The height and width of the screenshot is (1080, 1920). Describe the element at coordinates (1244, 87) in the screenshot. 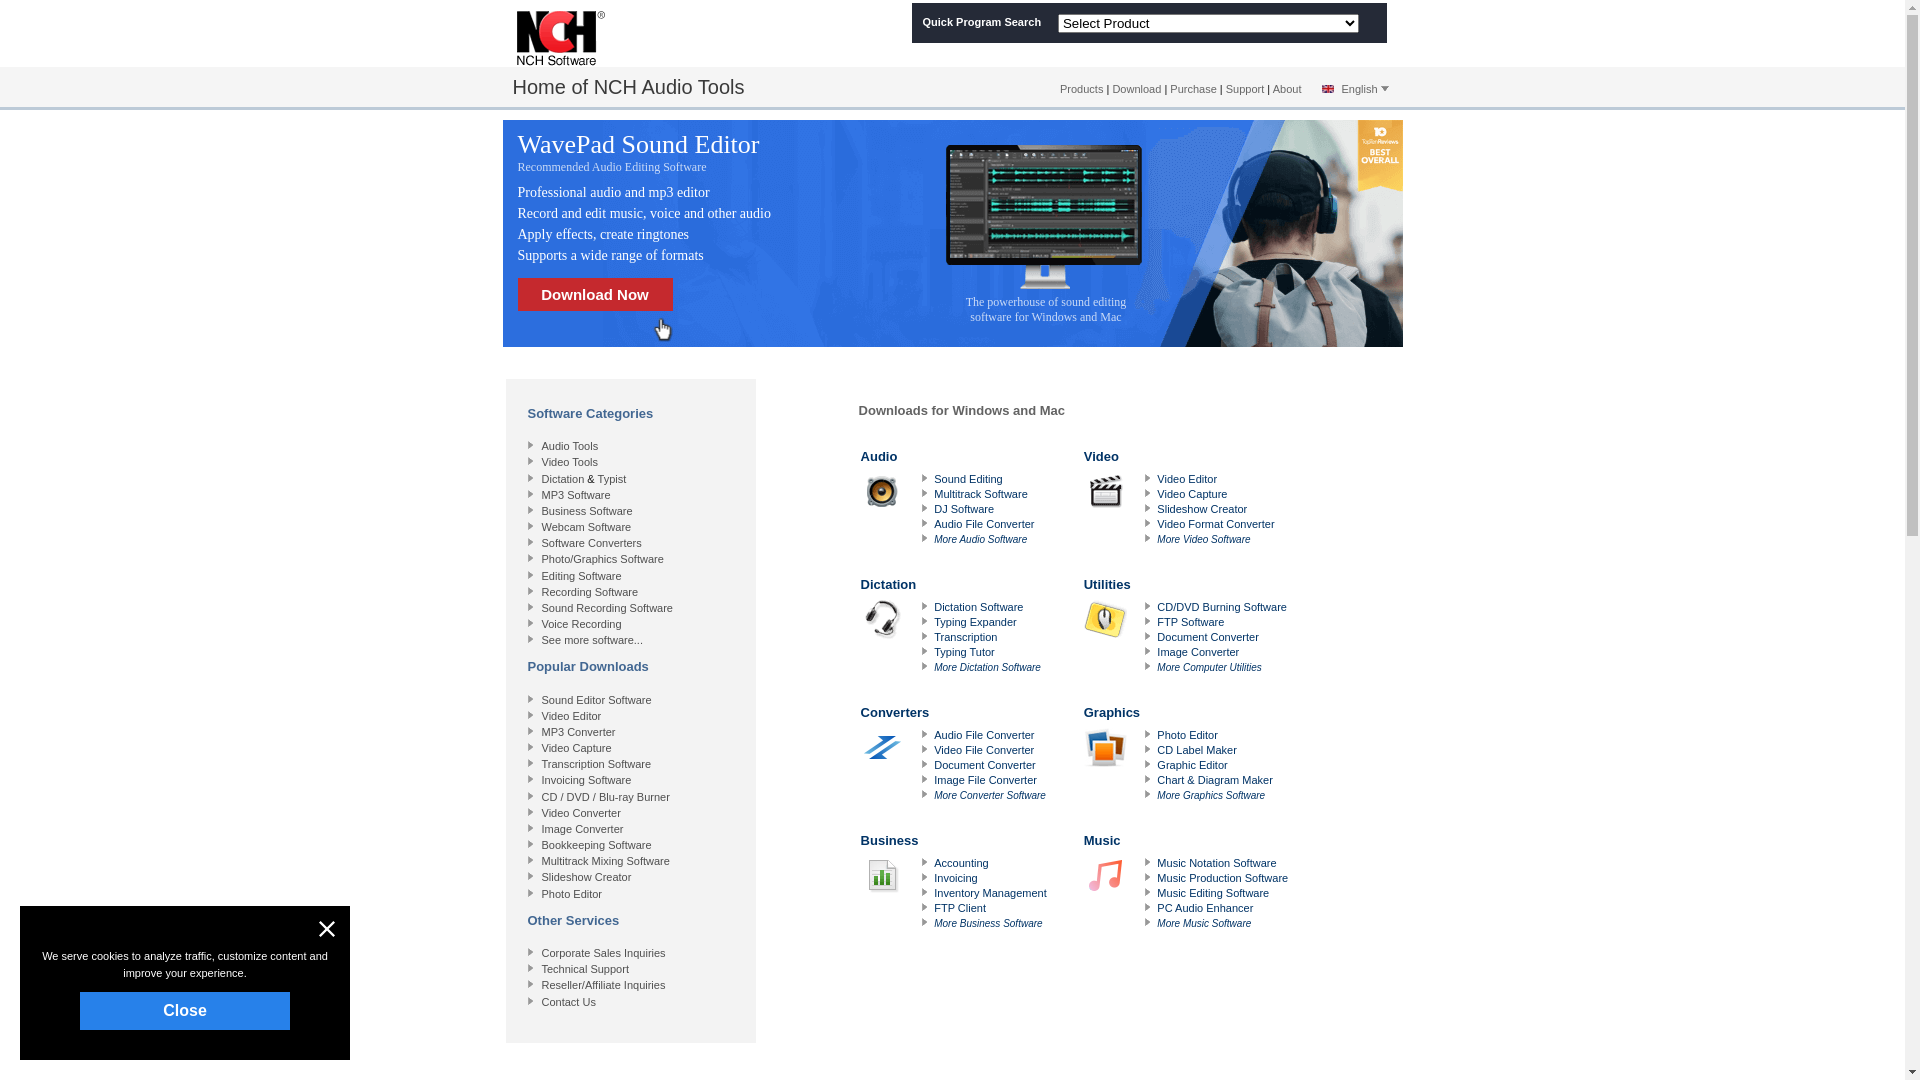

I see `'Support'` at that location.